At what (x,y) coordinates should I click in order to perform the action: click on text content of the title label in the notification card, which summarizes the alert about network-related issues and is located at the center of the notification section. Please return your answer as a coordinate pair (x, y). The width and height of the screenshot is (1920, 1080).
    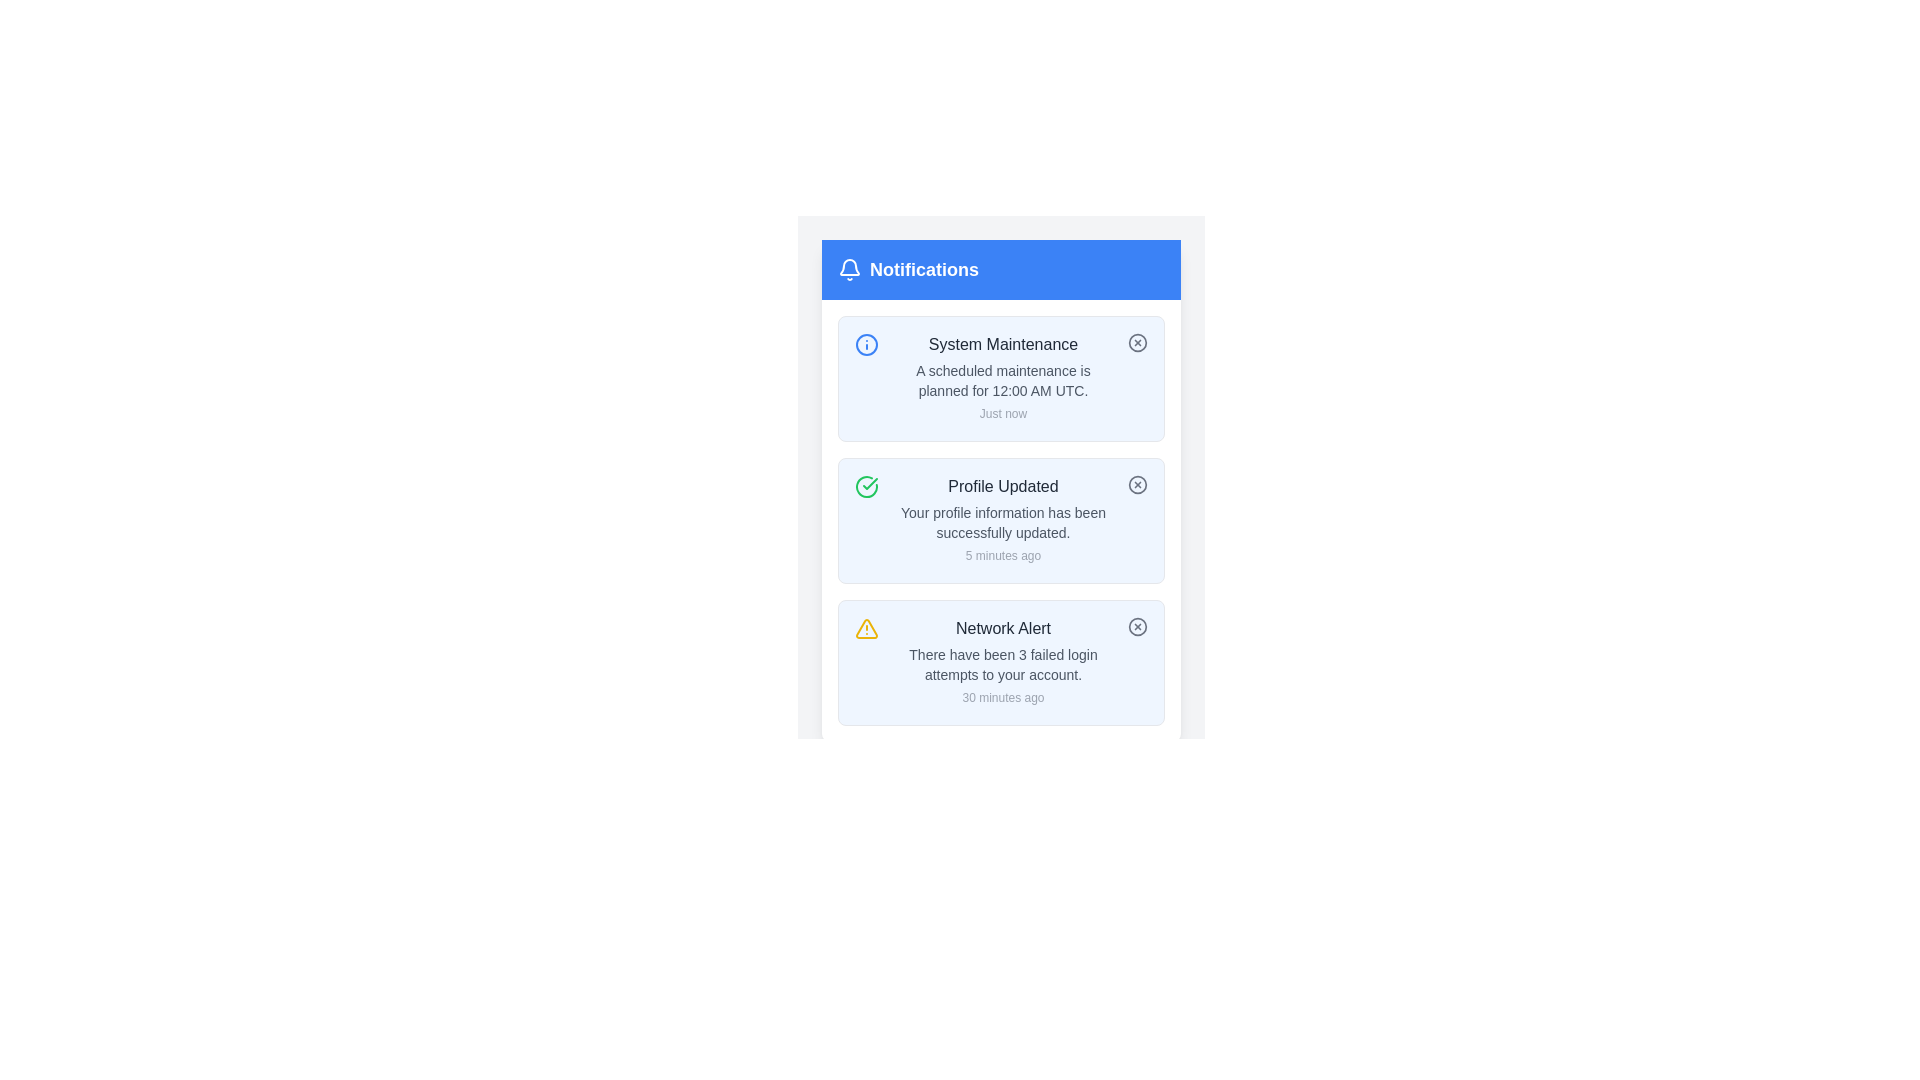
    Looking at the image, I should click on (1003, 627).